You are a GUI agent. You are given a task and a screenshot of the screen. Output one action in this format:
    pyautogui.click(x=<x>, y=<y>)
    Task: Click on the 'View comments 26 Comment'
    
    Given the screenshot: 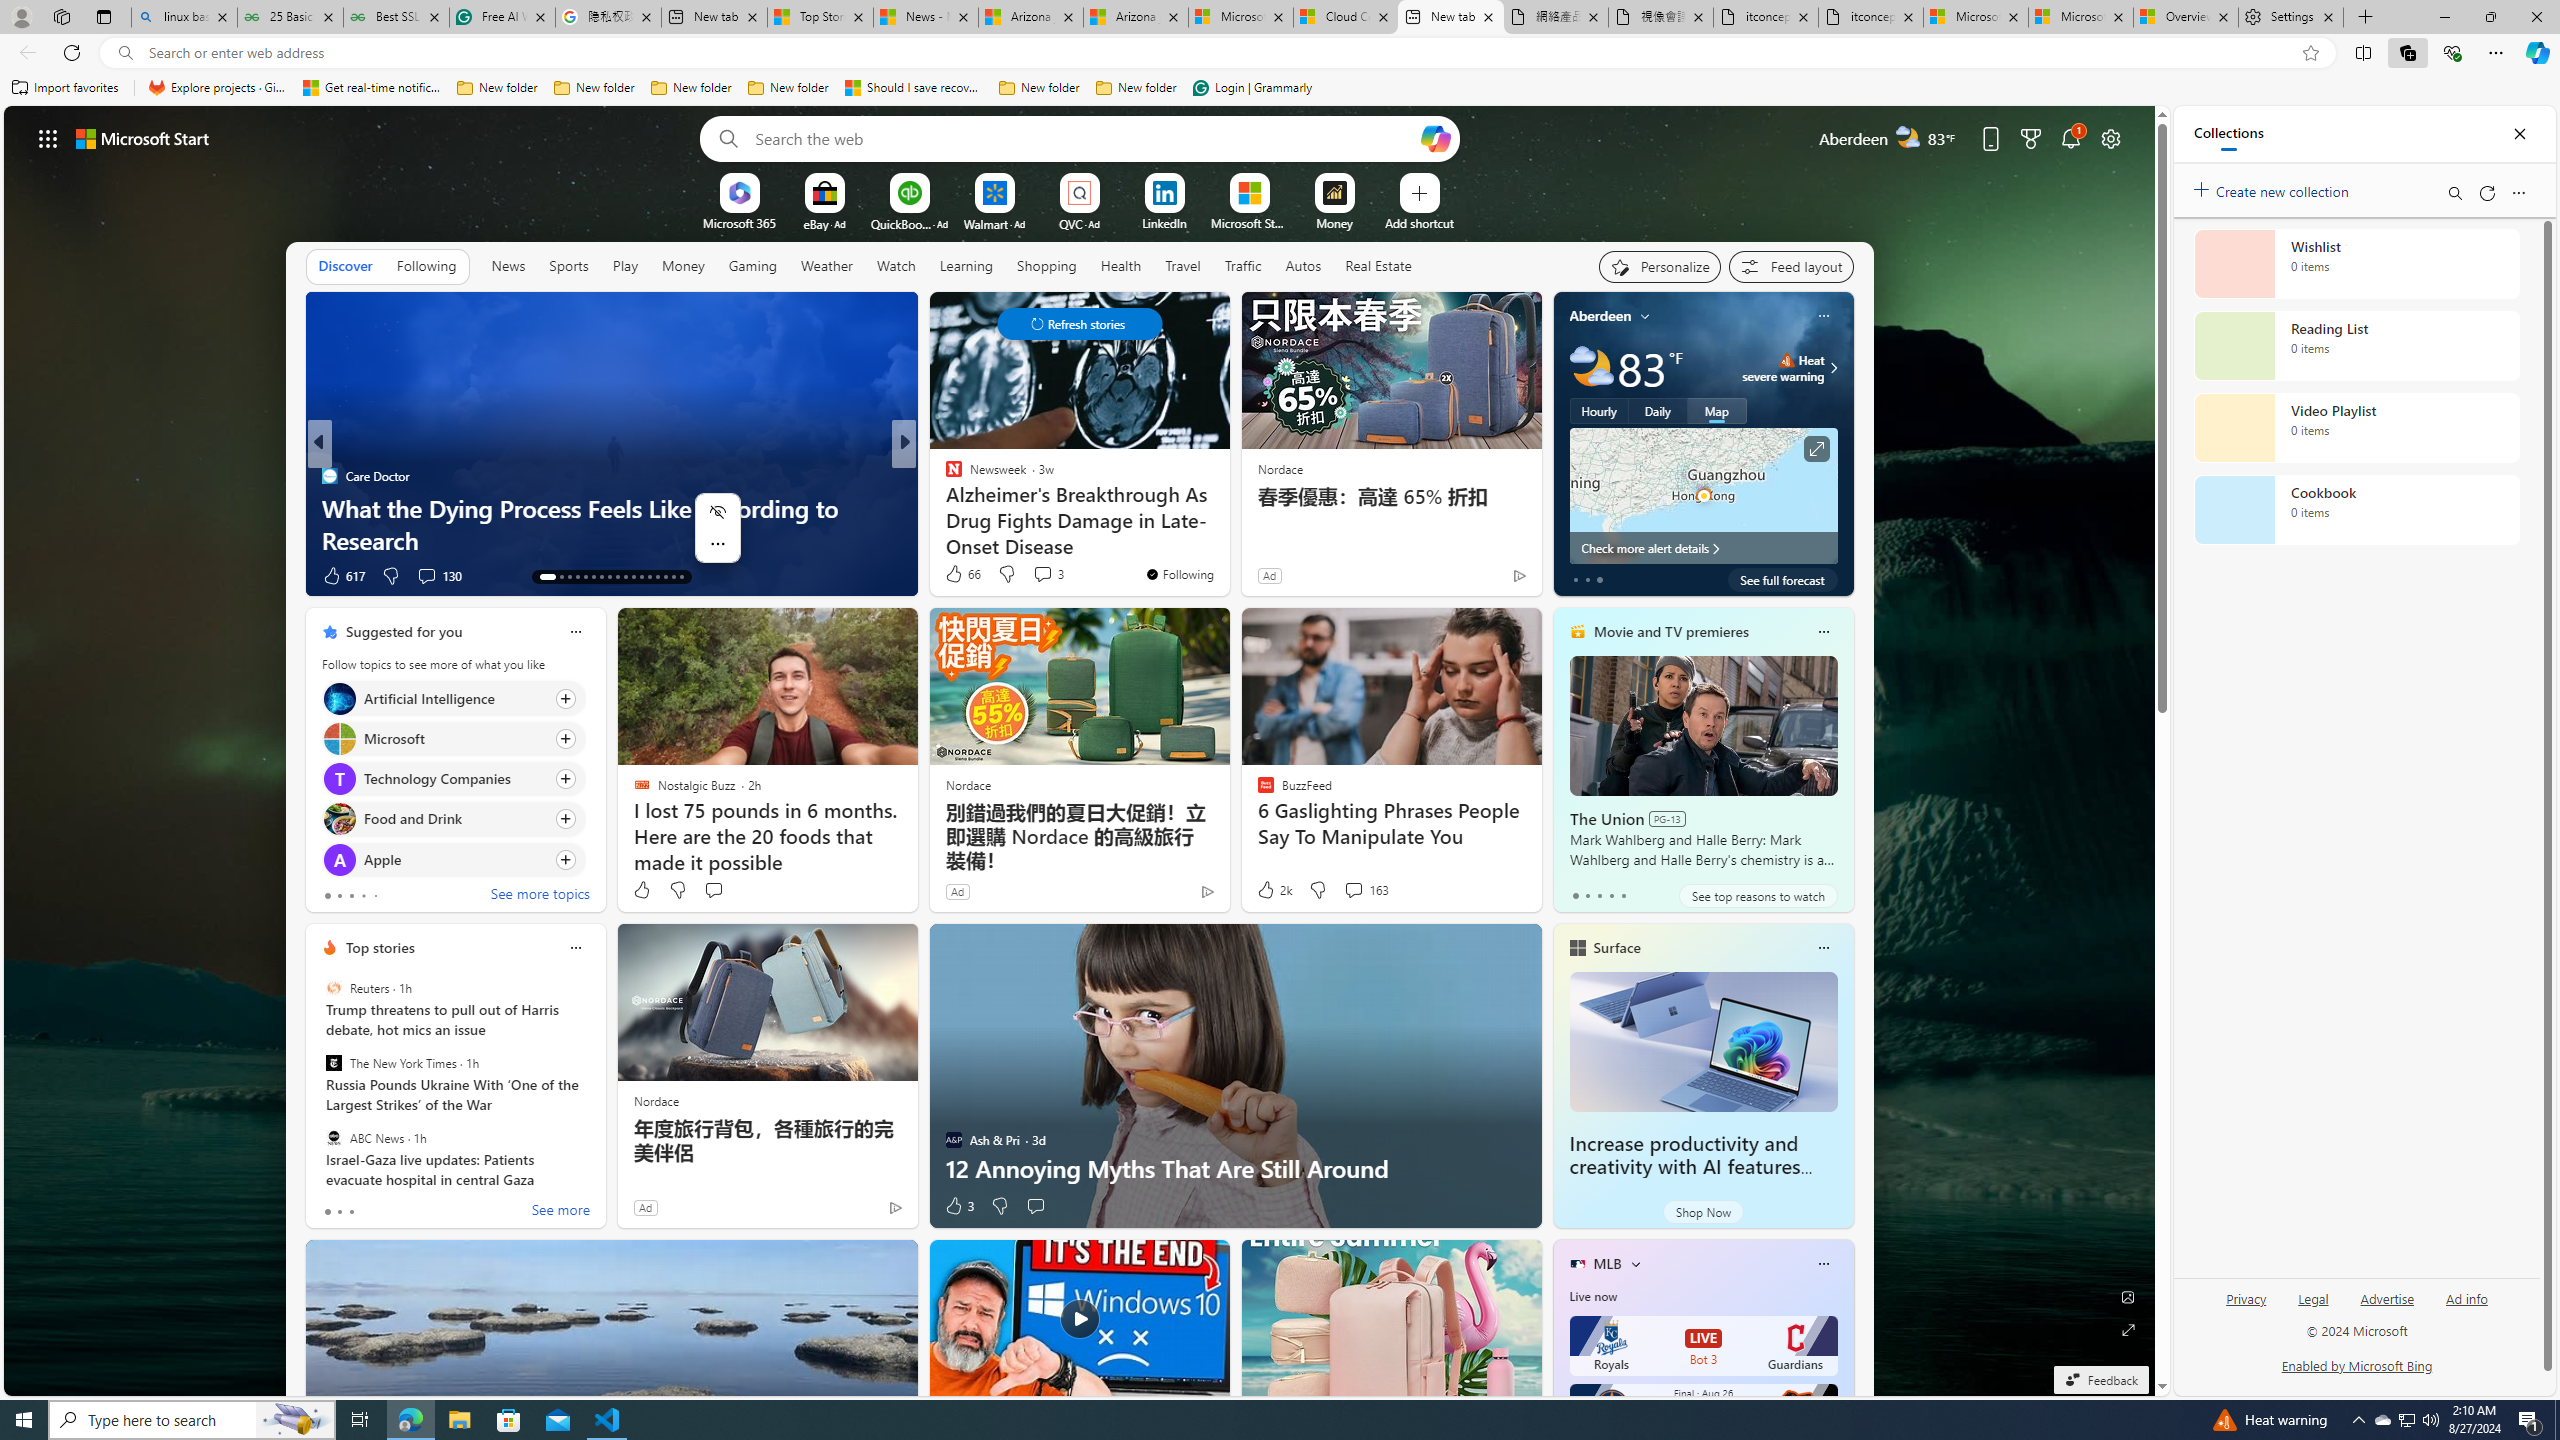 What is the action you would take?
    pyautogui.click(x=1049, y=575)
    